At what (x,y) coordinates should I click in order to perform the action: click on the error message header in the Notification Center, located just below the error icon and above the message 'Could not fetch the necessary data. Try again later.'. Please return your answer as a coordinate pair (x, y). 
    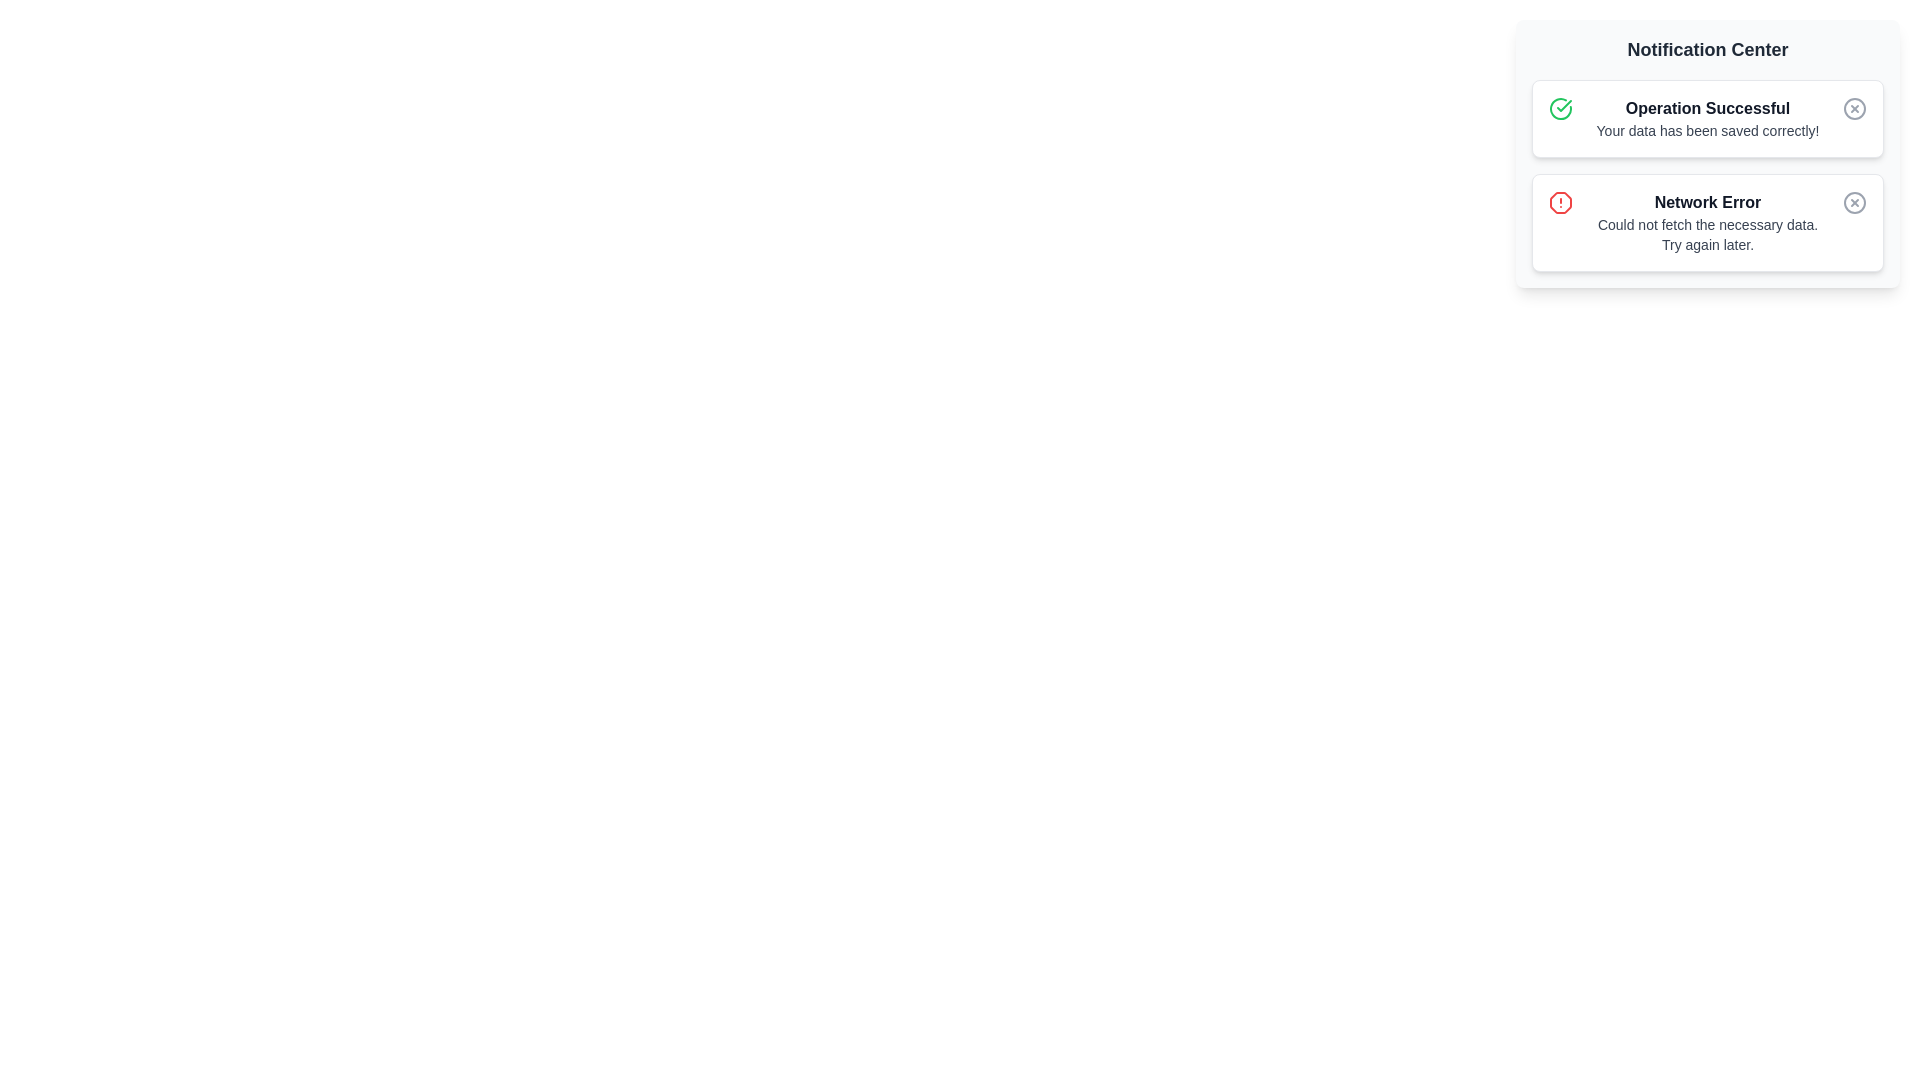
    Looking at the image, I should click on (1707, 203).